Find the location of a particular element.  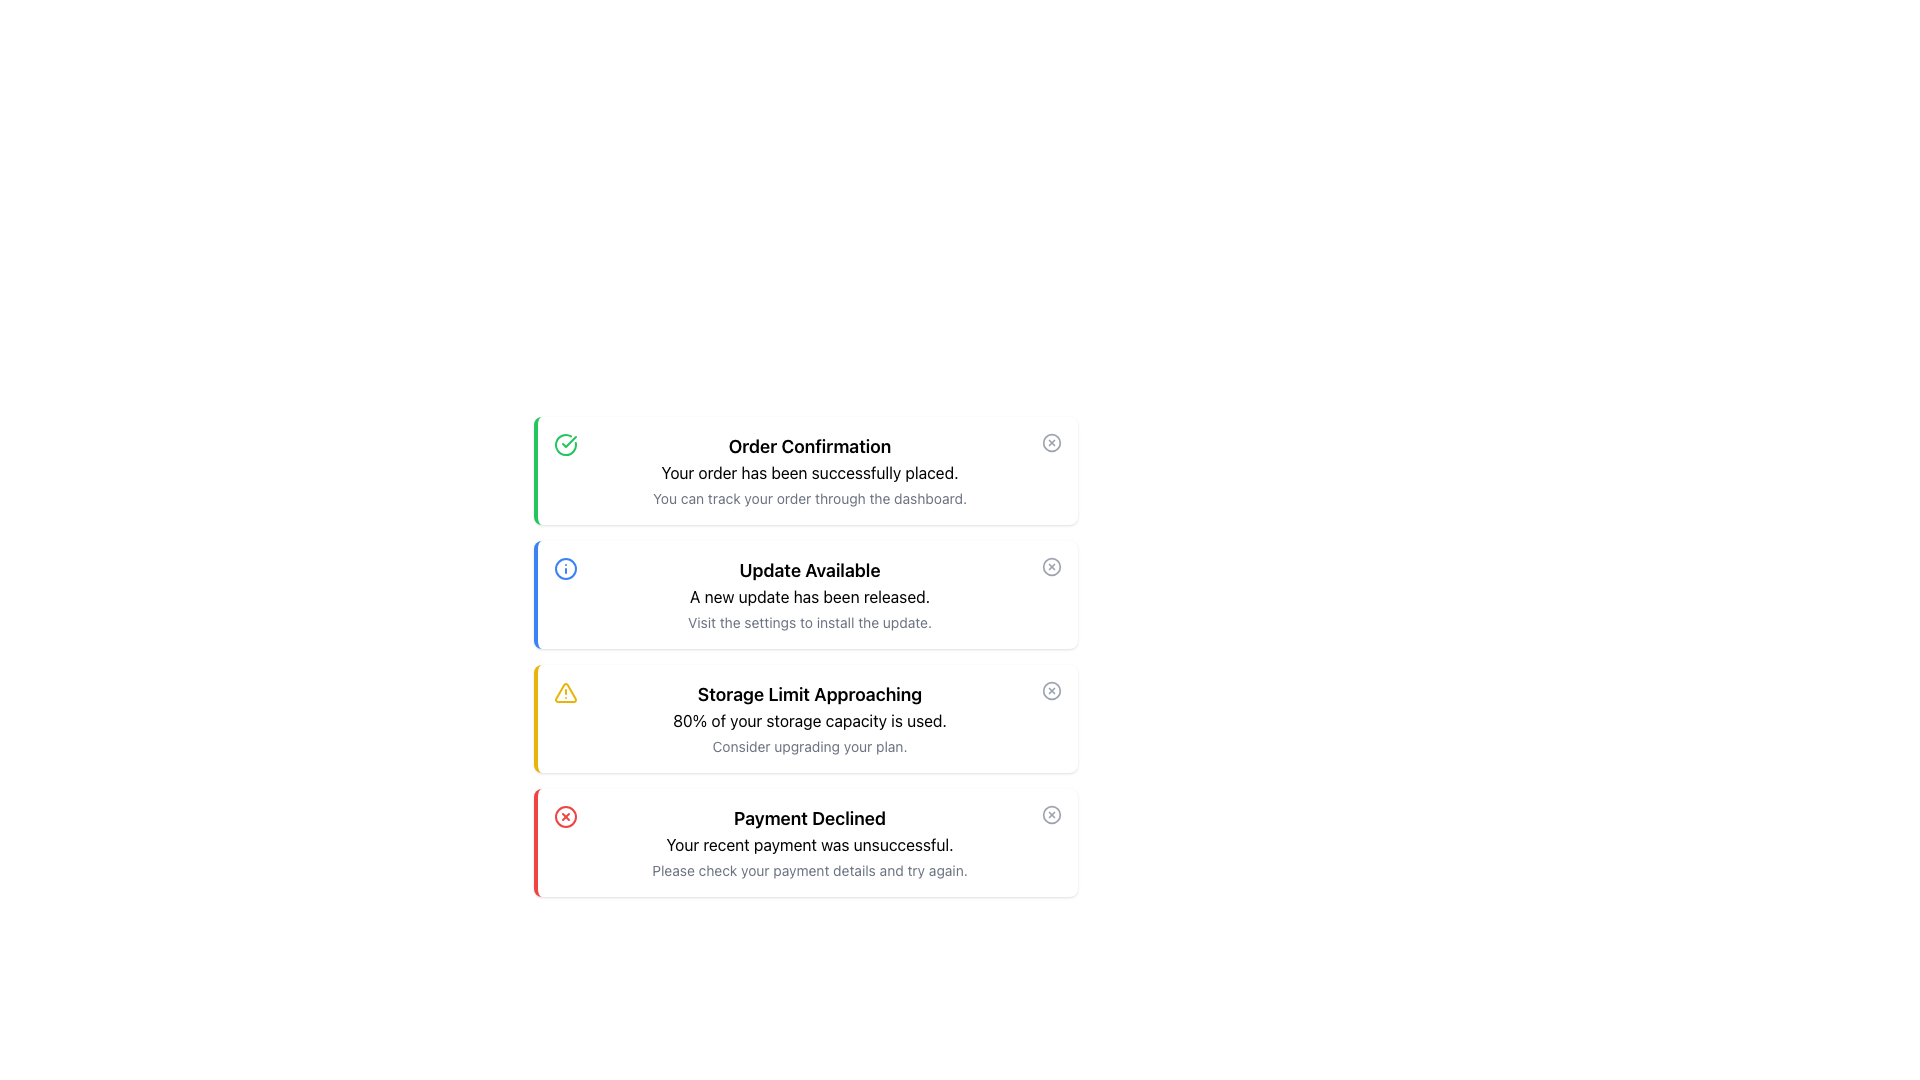

the static text providing instructions for tracking the order, located below the 'Your order has been successfully placed.' text and under the 'Order Confirmation' heading is located at coordinates (810, 497).